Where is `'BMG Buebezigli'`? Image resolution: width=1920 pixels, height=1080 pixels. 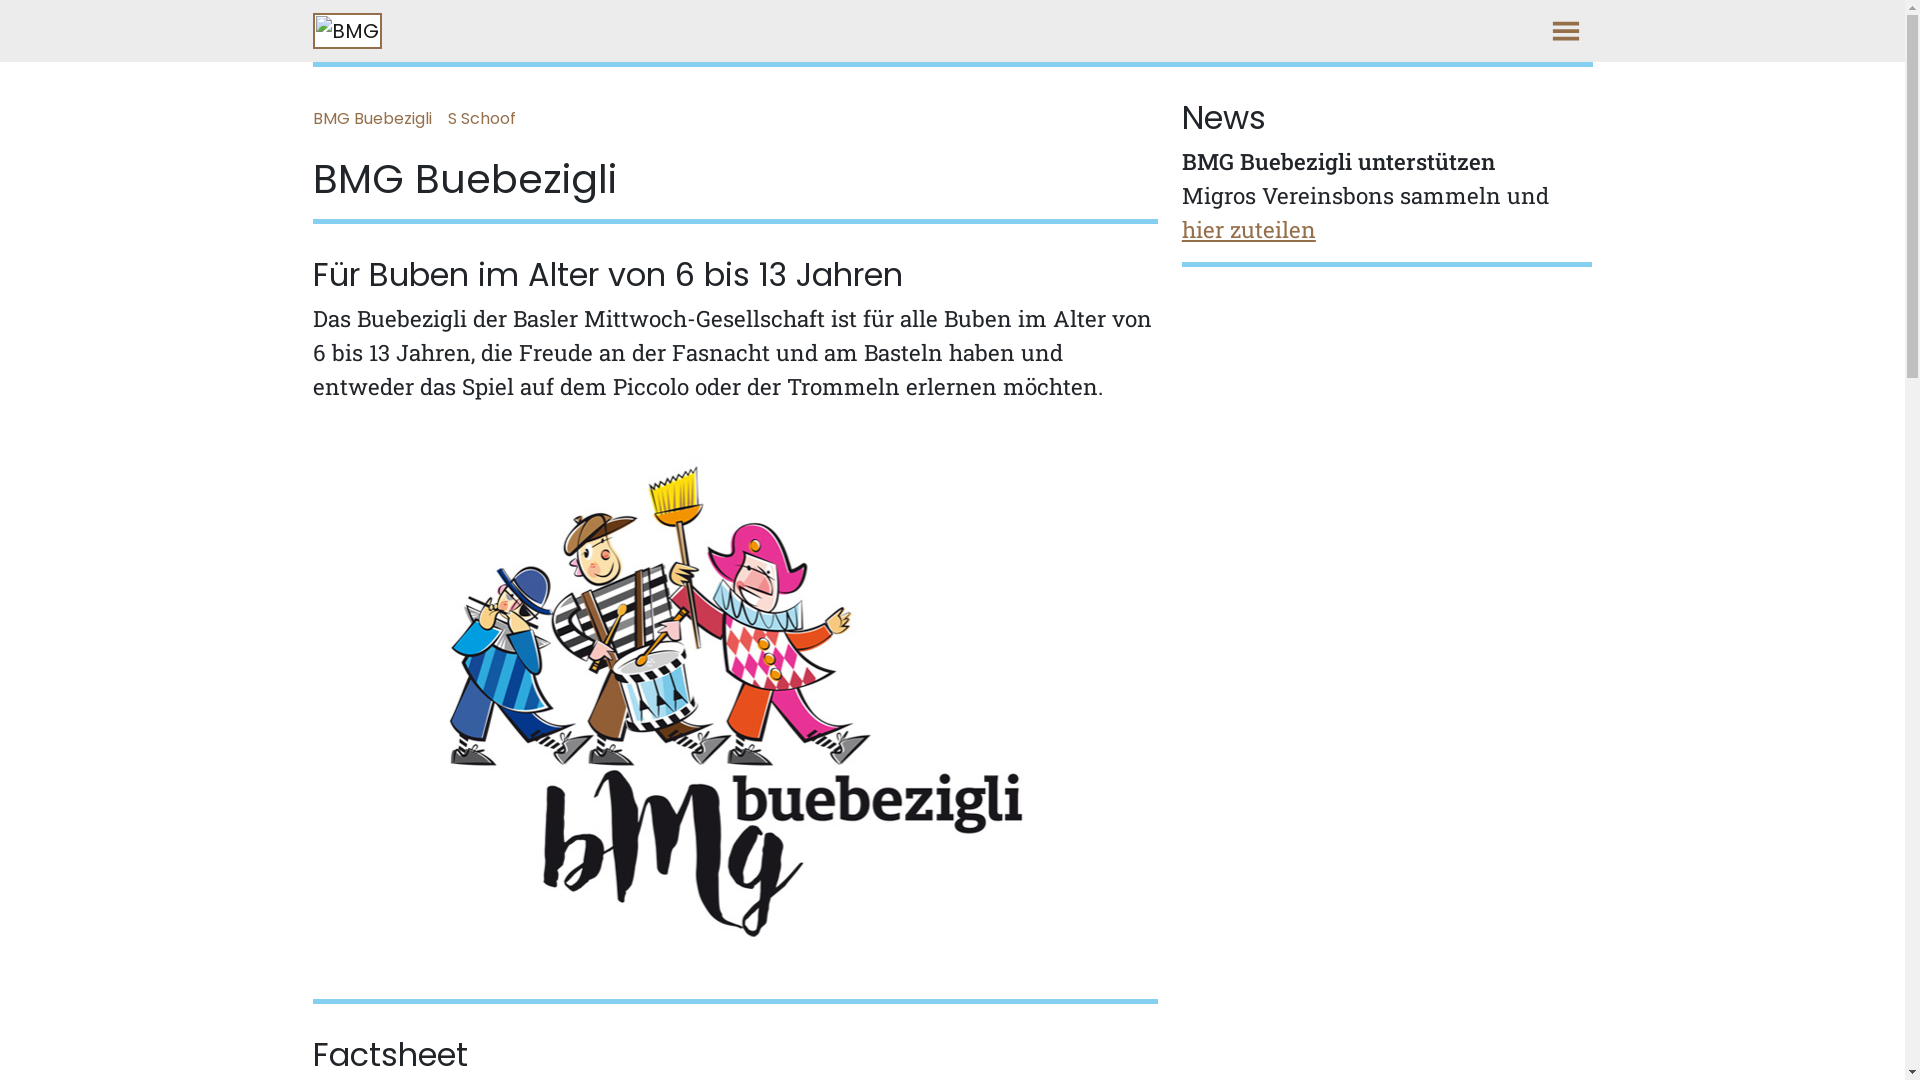
'BMG Buebezigli' is located at coordinates (379, 119).